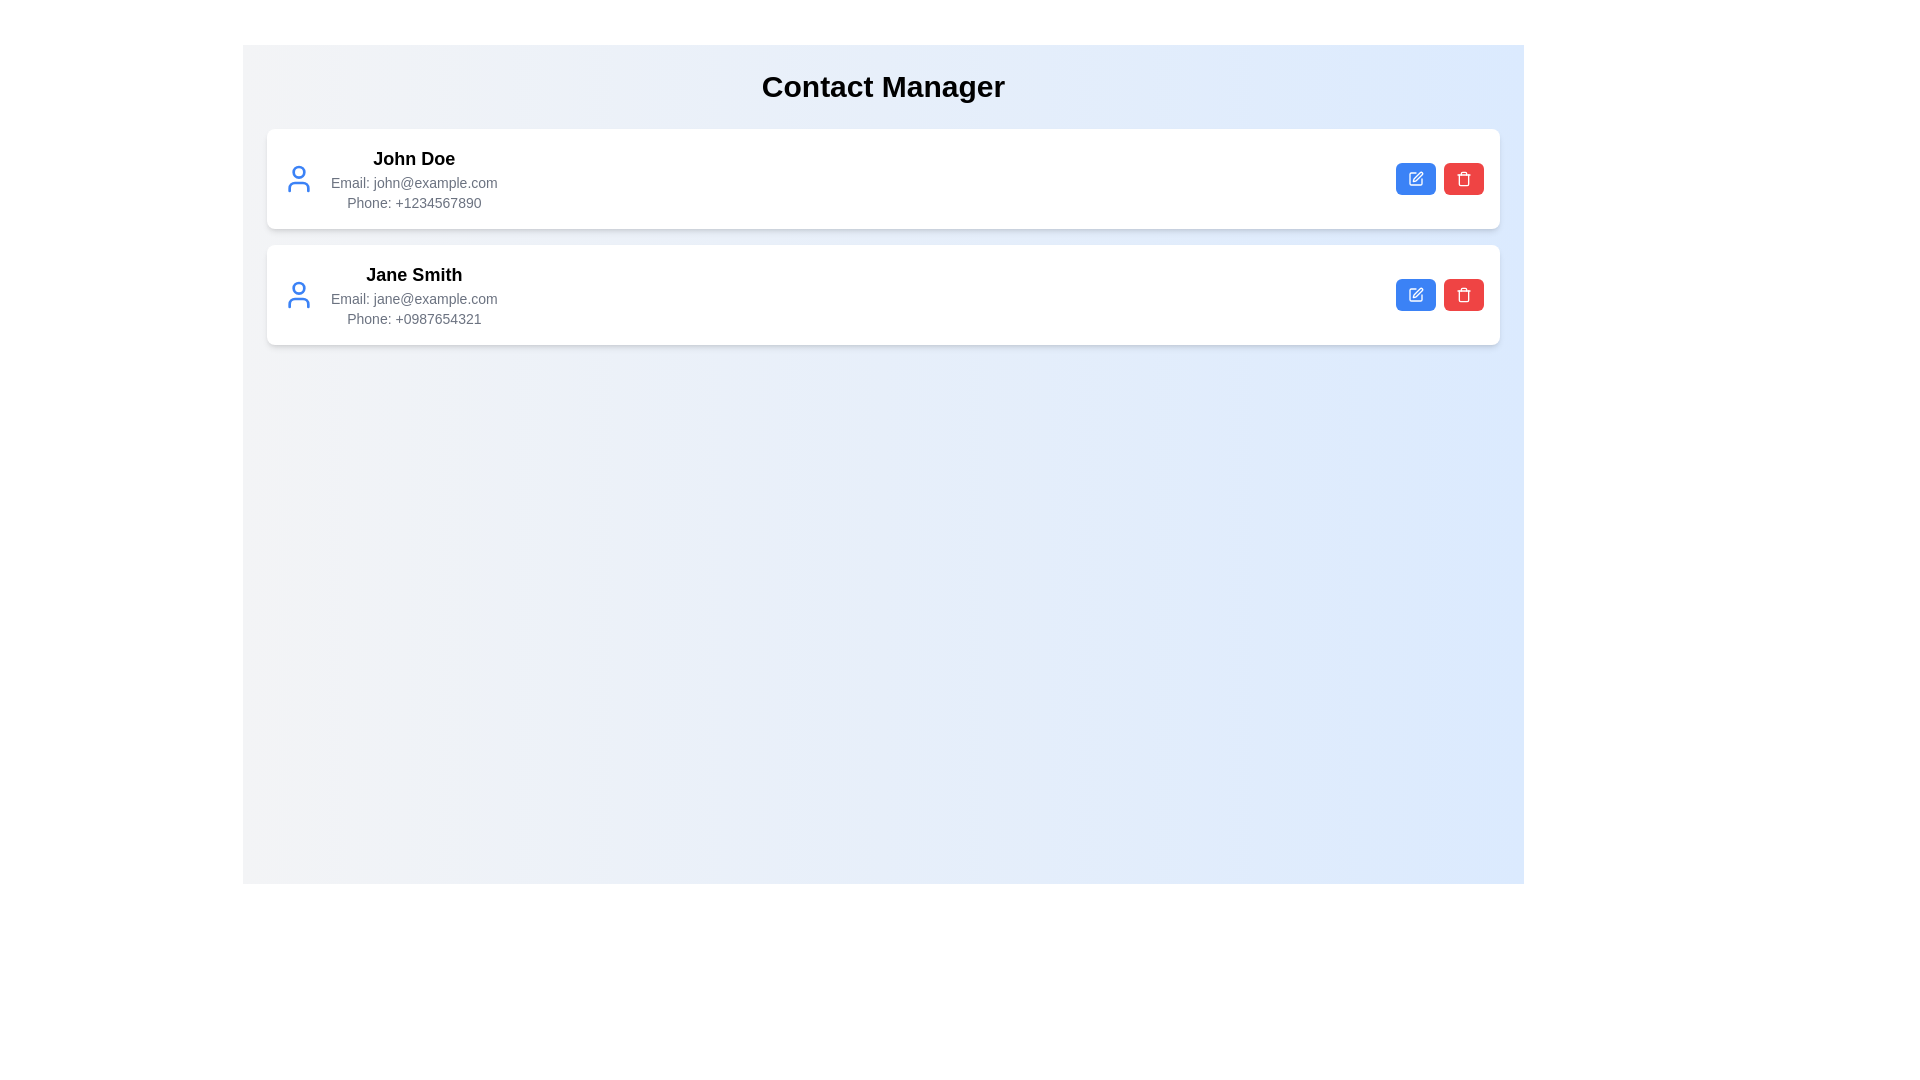 This screenshot has width=1920, height=1080. Describe the element at coordinates (297, 288) in the screenshot. I see `circular head element of the user icon representing 'Jane Smith' in the browser developer tools` at that location.